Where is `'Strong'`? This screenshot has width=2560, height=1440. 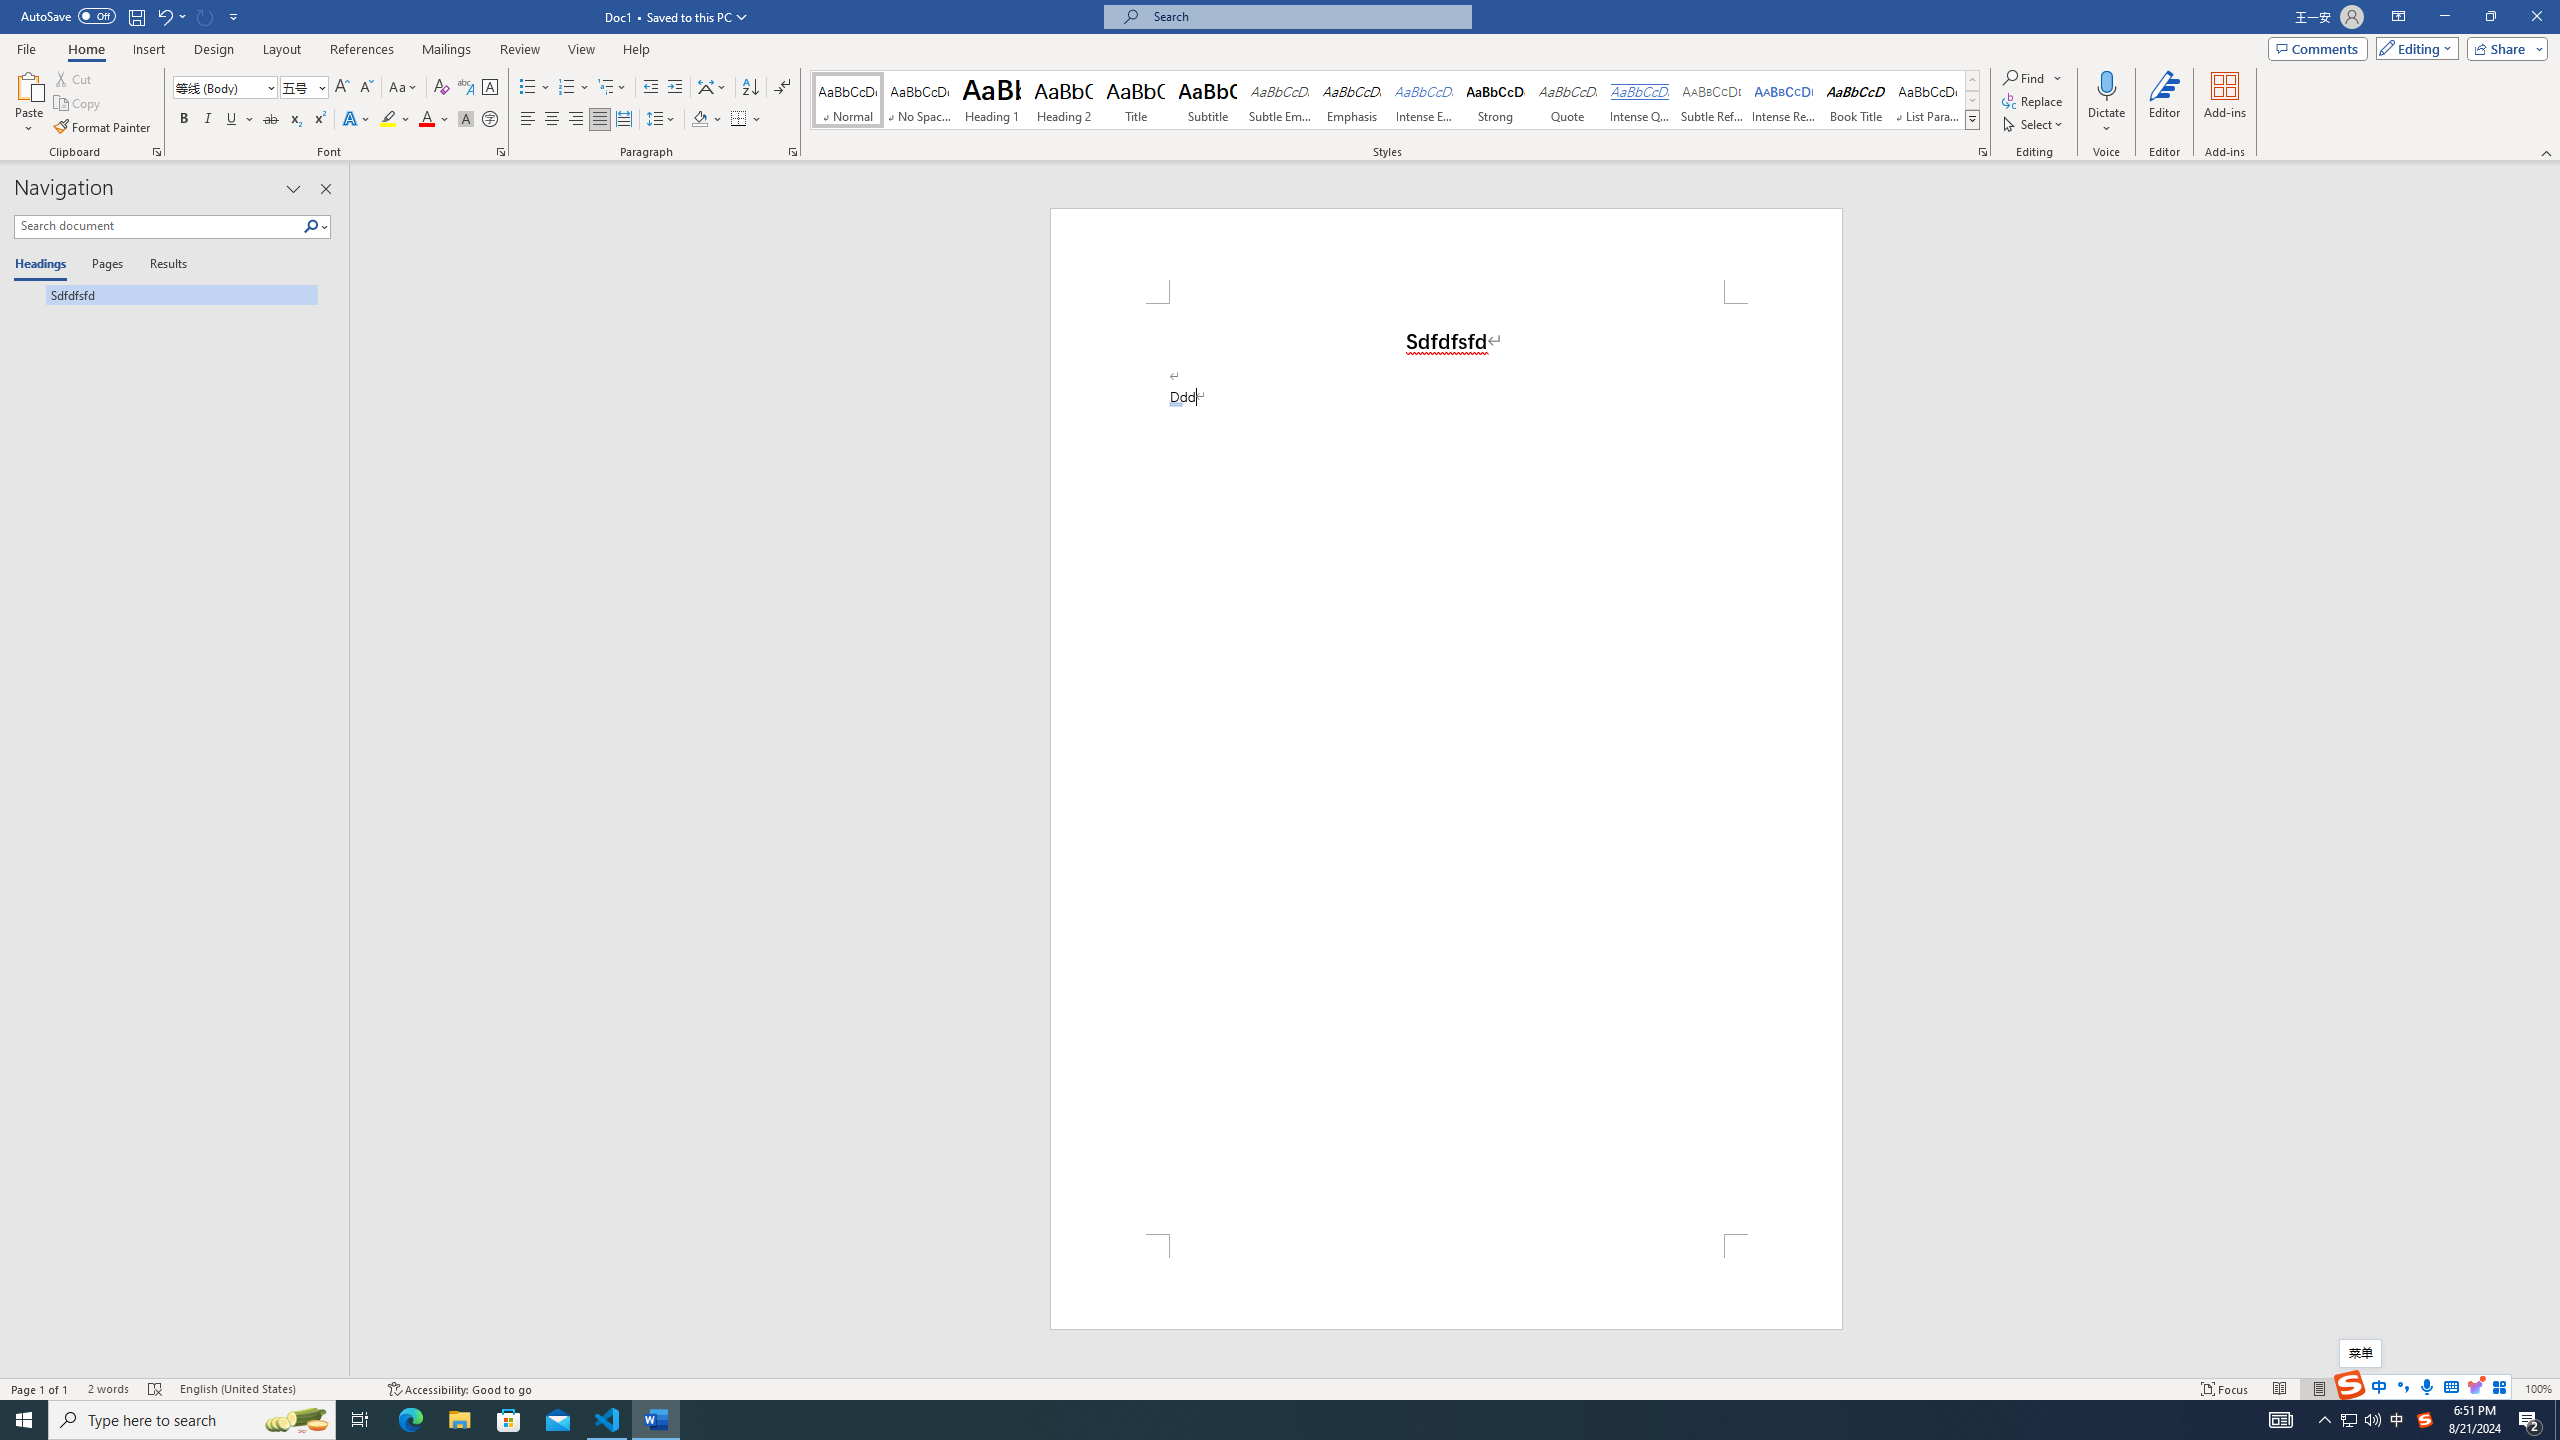 'Strong' is located at coordinates (1495, 99).